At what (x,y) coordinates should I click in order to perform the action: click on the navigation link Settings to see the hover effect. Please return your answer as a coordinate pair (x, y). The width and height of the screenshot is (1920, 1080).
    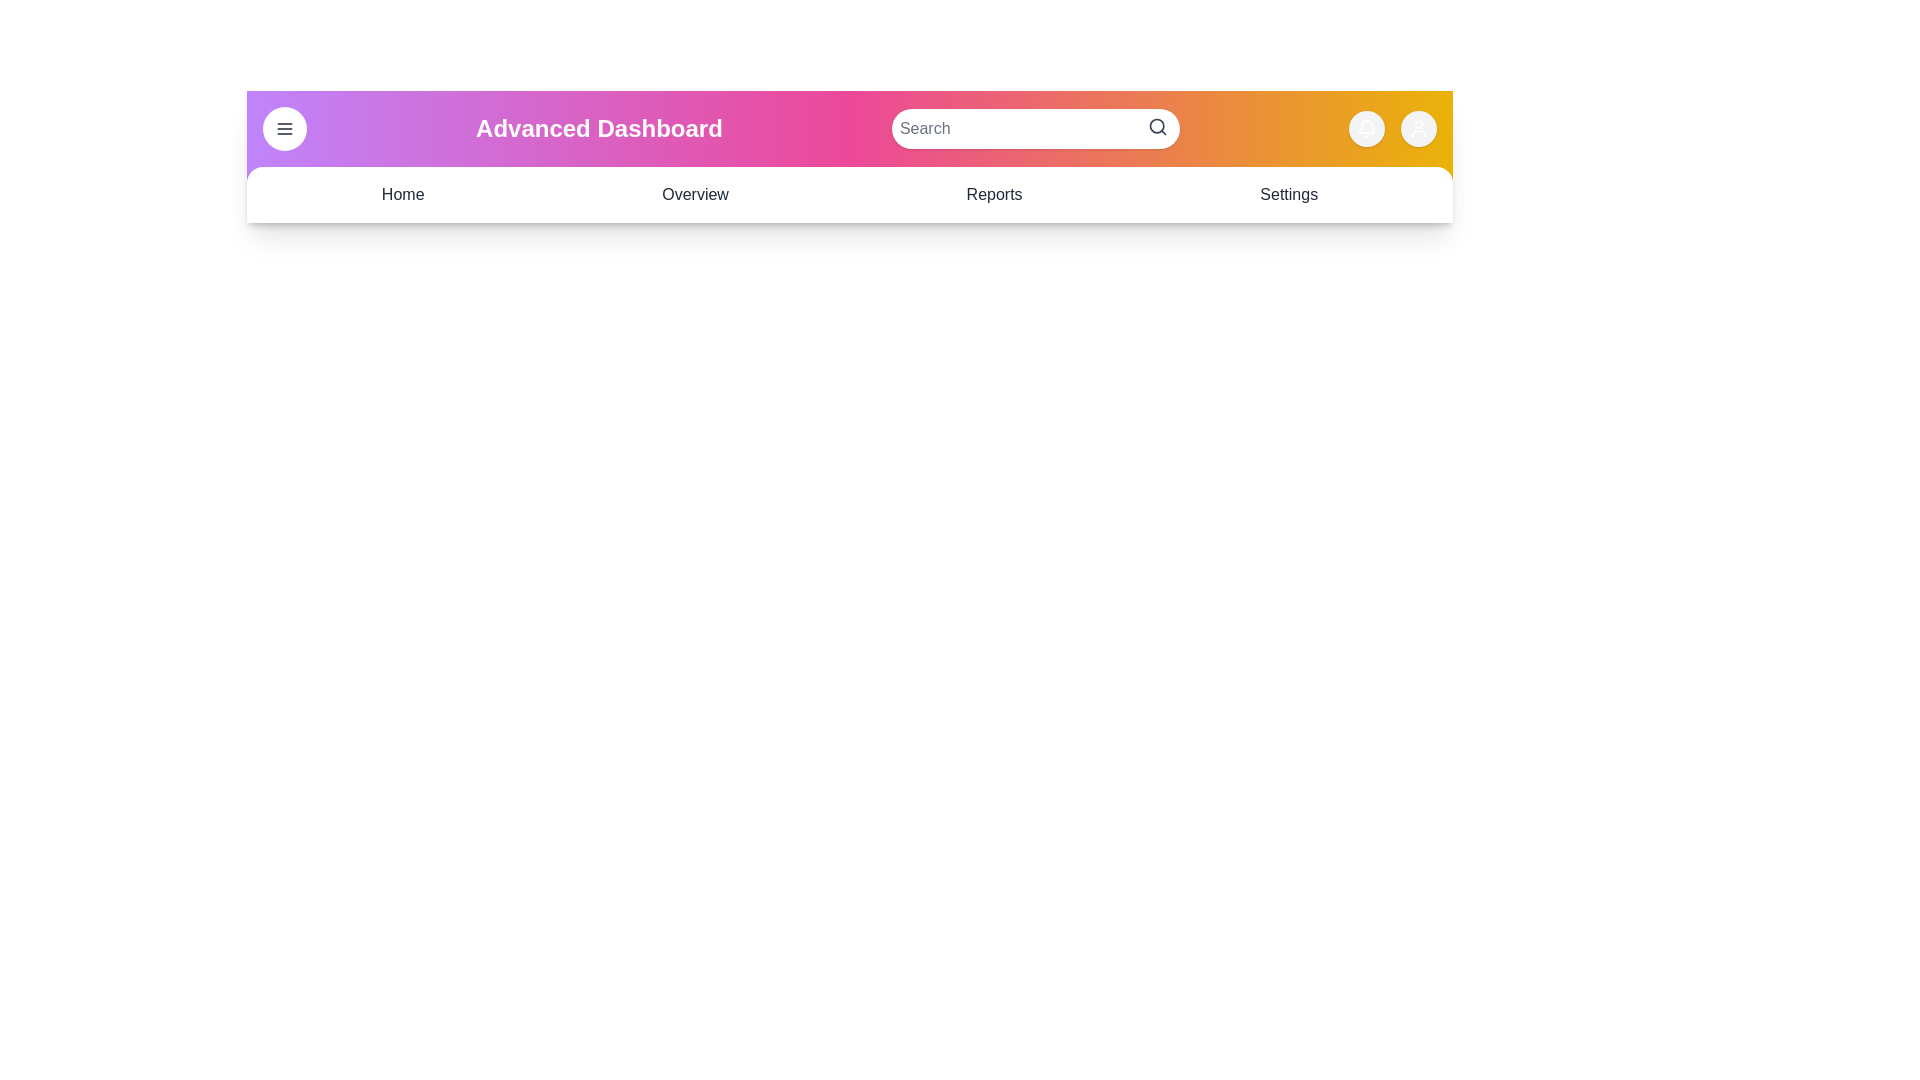
    Looking at the image, I should click on (1289, 195).